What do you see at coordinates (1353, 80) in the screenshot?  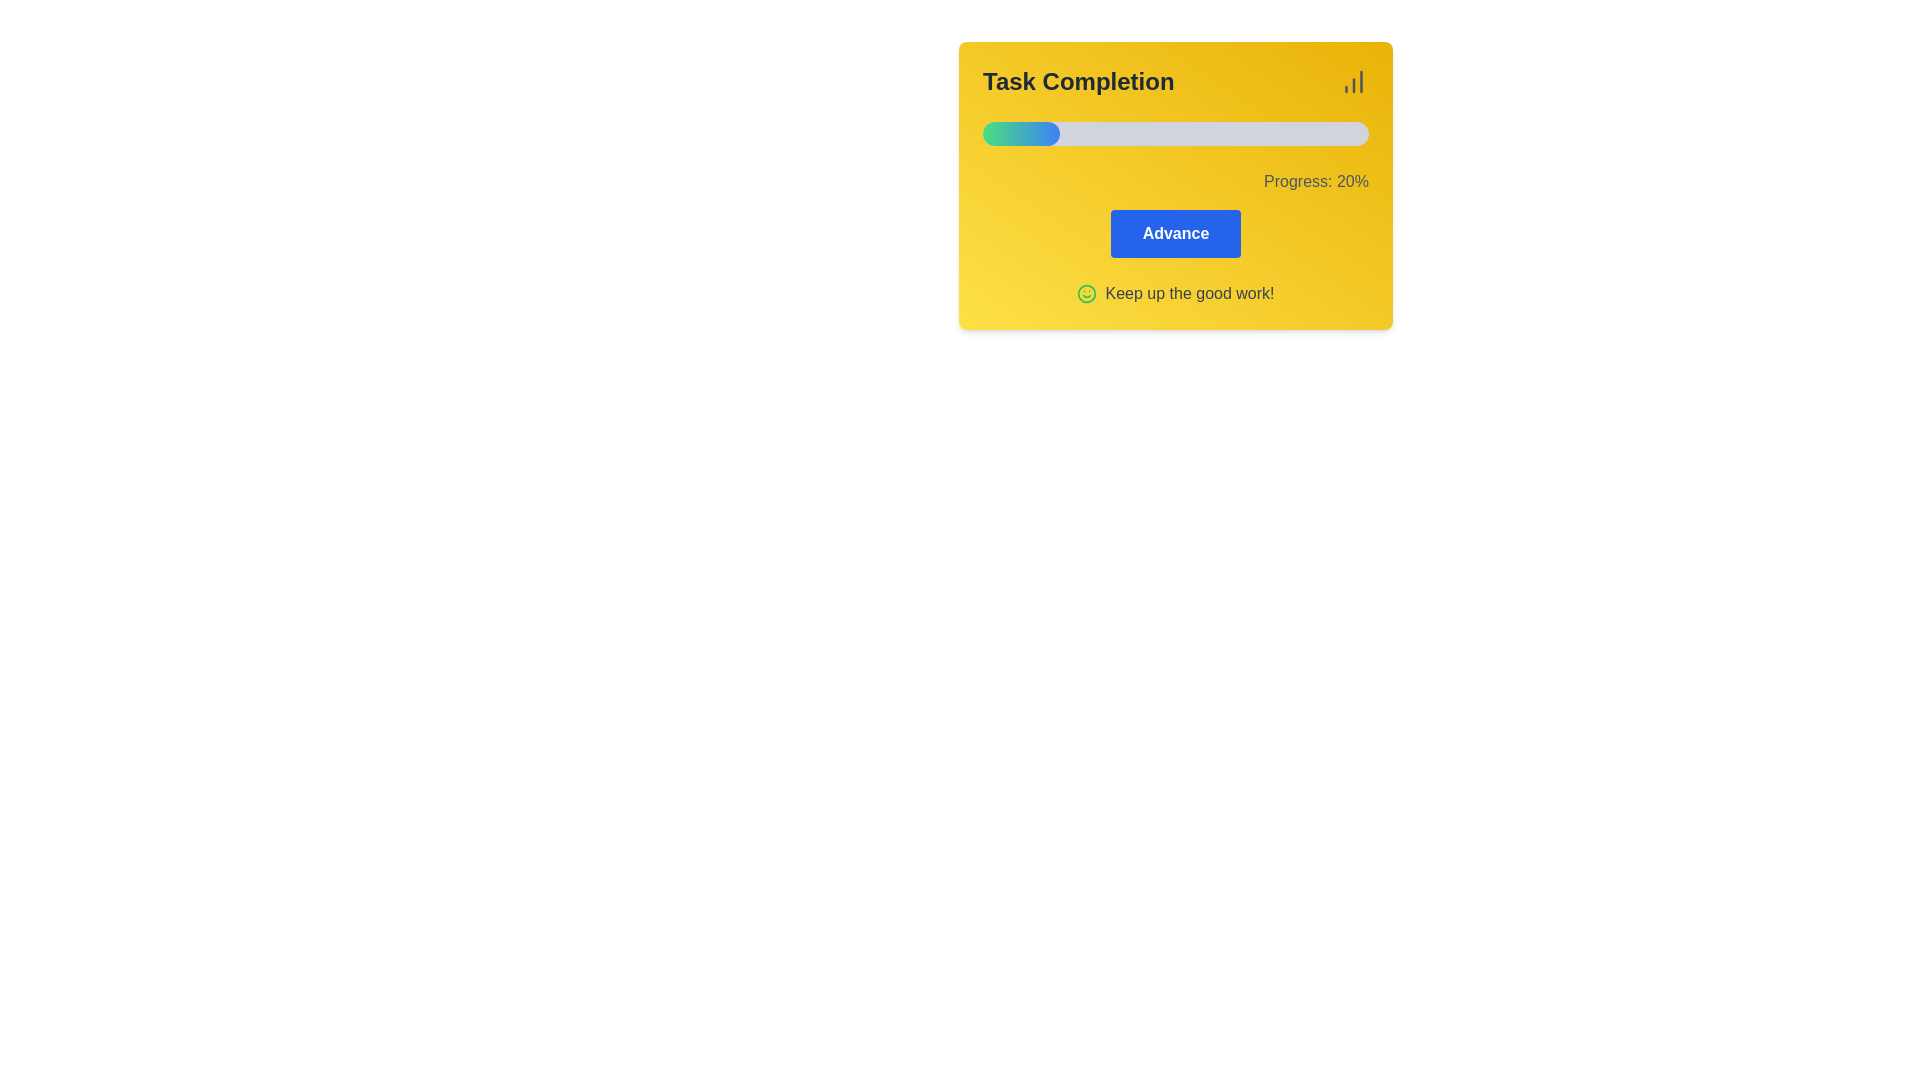 I see `the icon located in the top-right corner of the 'Task Completion' section, positioned to the right of the title text 'Task Completion'` at bounding box center [1353, 80].